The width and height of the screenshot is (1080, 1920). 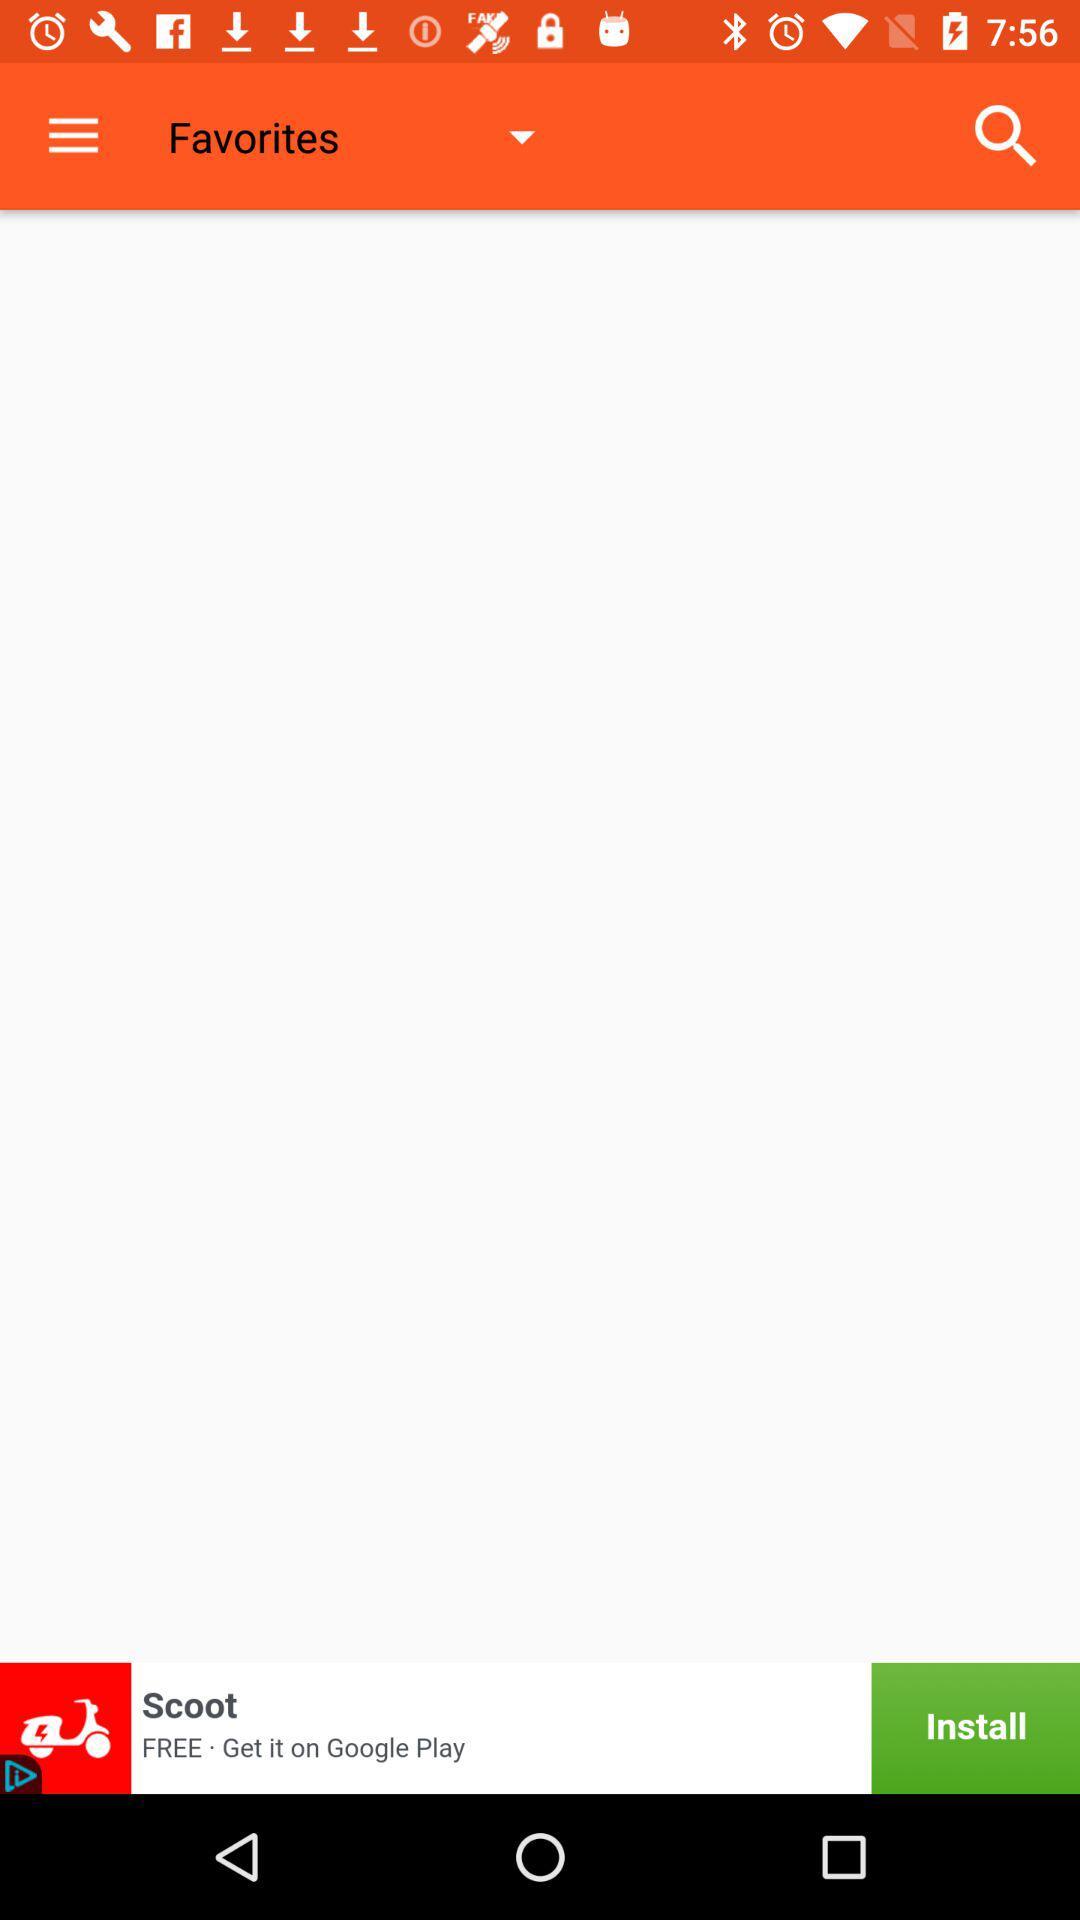 What do you see at coordinates (540, 1727) in the screenshot?
I see `the advertisement` at bounding box center [540, 1727].